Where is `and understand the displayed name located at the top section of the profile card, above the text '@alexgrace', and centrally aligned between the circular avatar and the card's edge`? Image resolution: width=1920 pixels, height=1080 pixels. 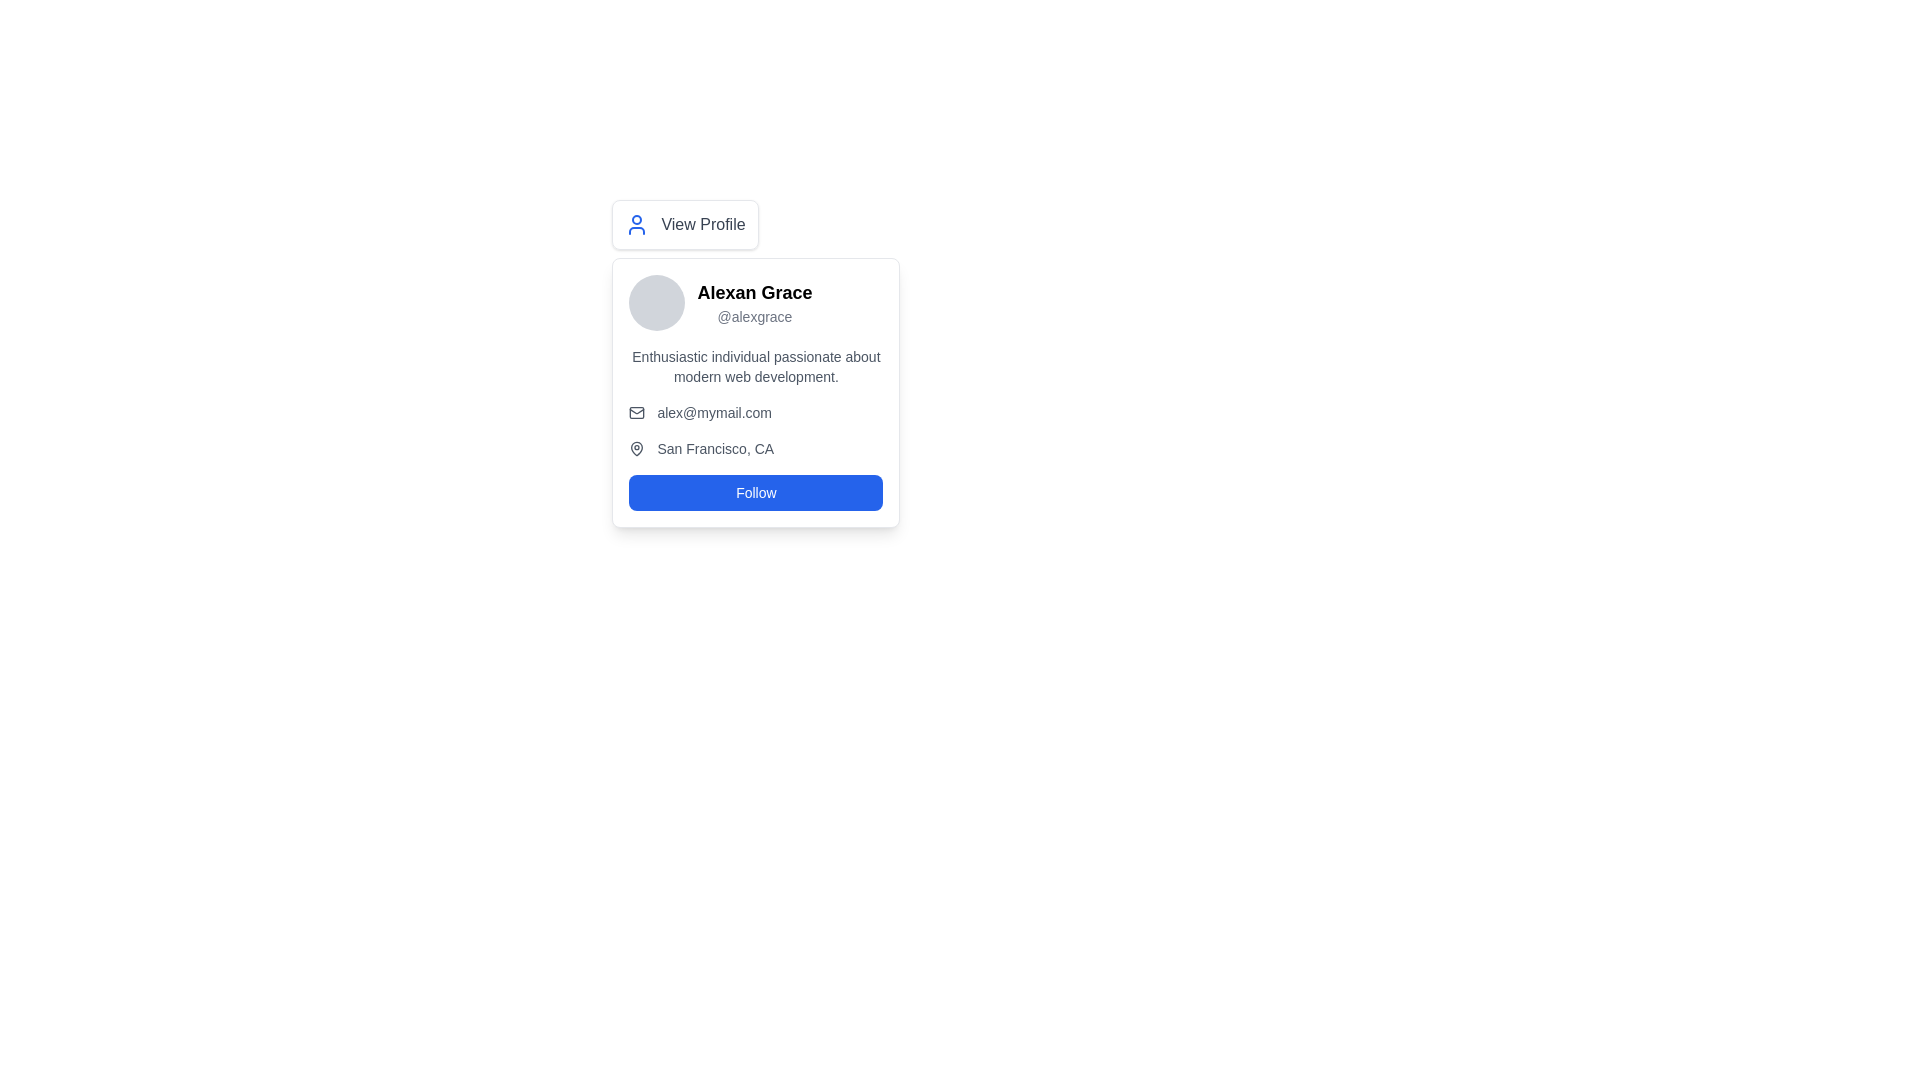
and understand the displayed name located at the top section of the profile card, above the text '@alexgrace', and centrally aligned between the circular avatar and the card's edge is located at coordinates (753, 293).